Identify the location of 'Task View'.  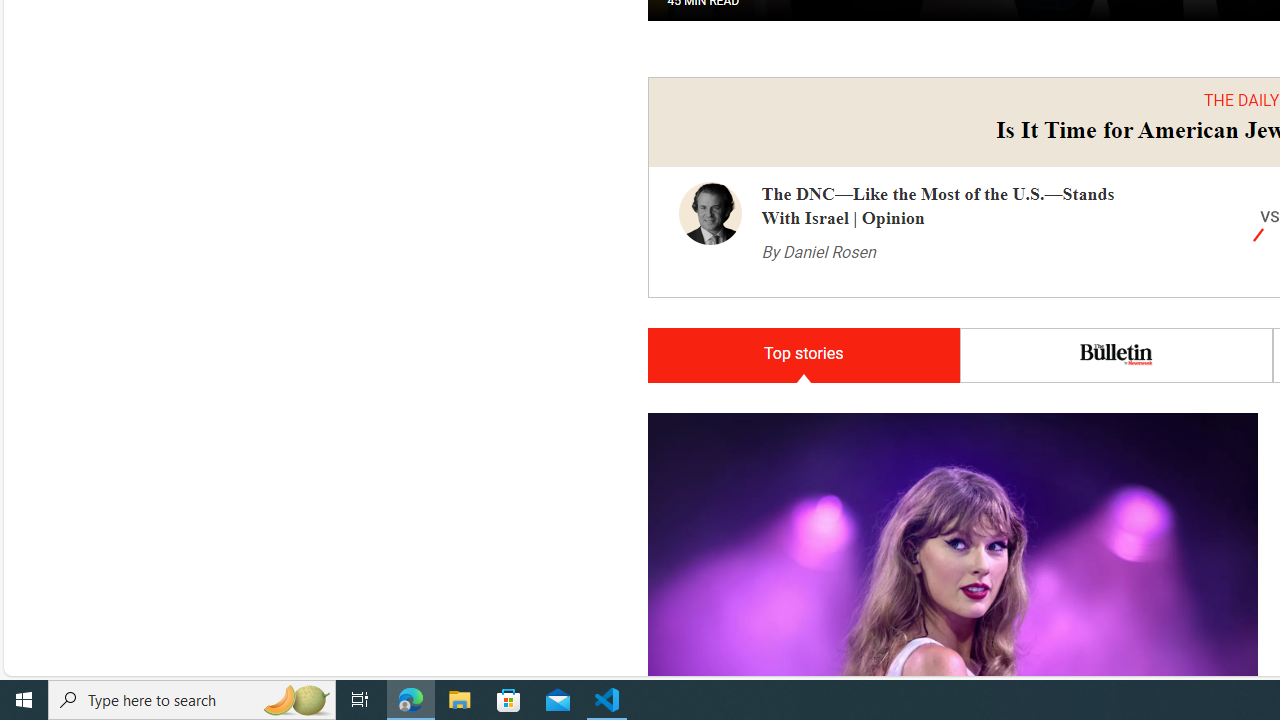
(359, 698).